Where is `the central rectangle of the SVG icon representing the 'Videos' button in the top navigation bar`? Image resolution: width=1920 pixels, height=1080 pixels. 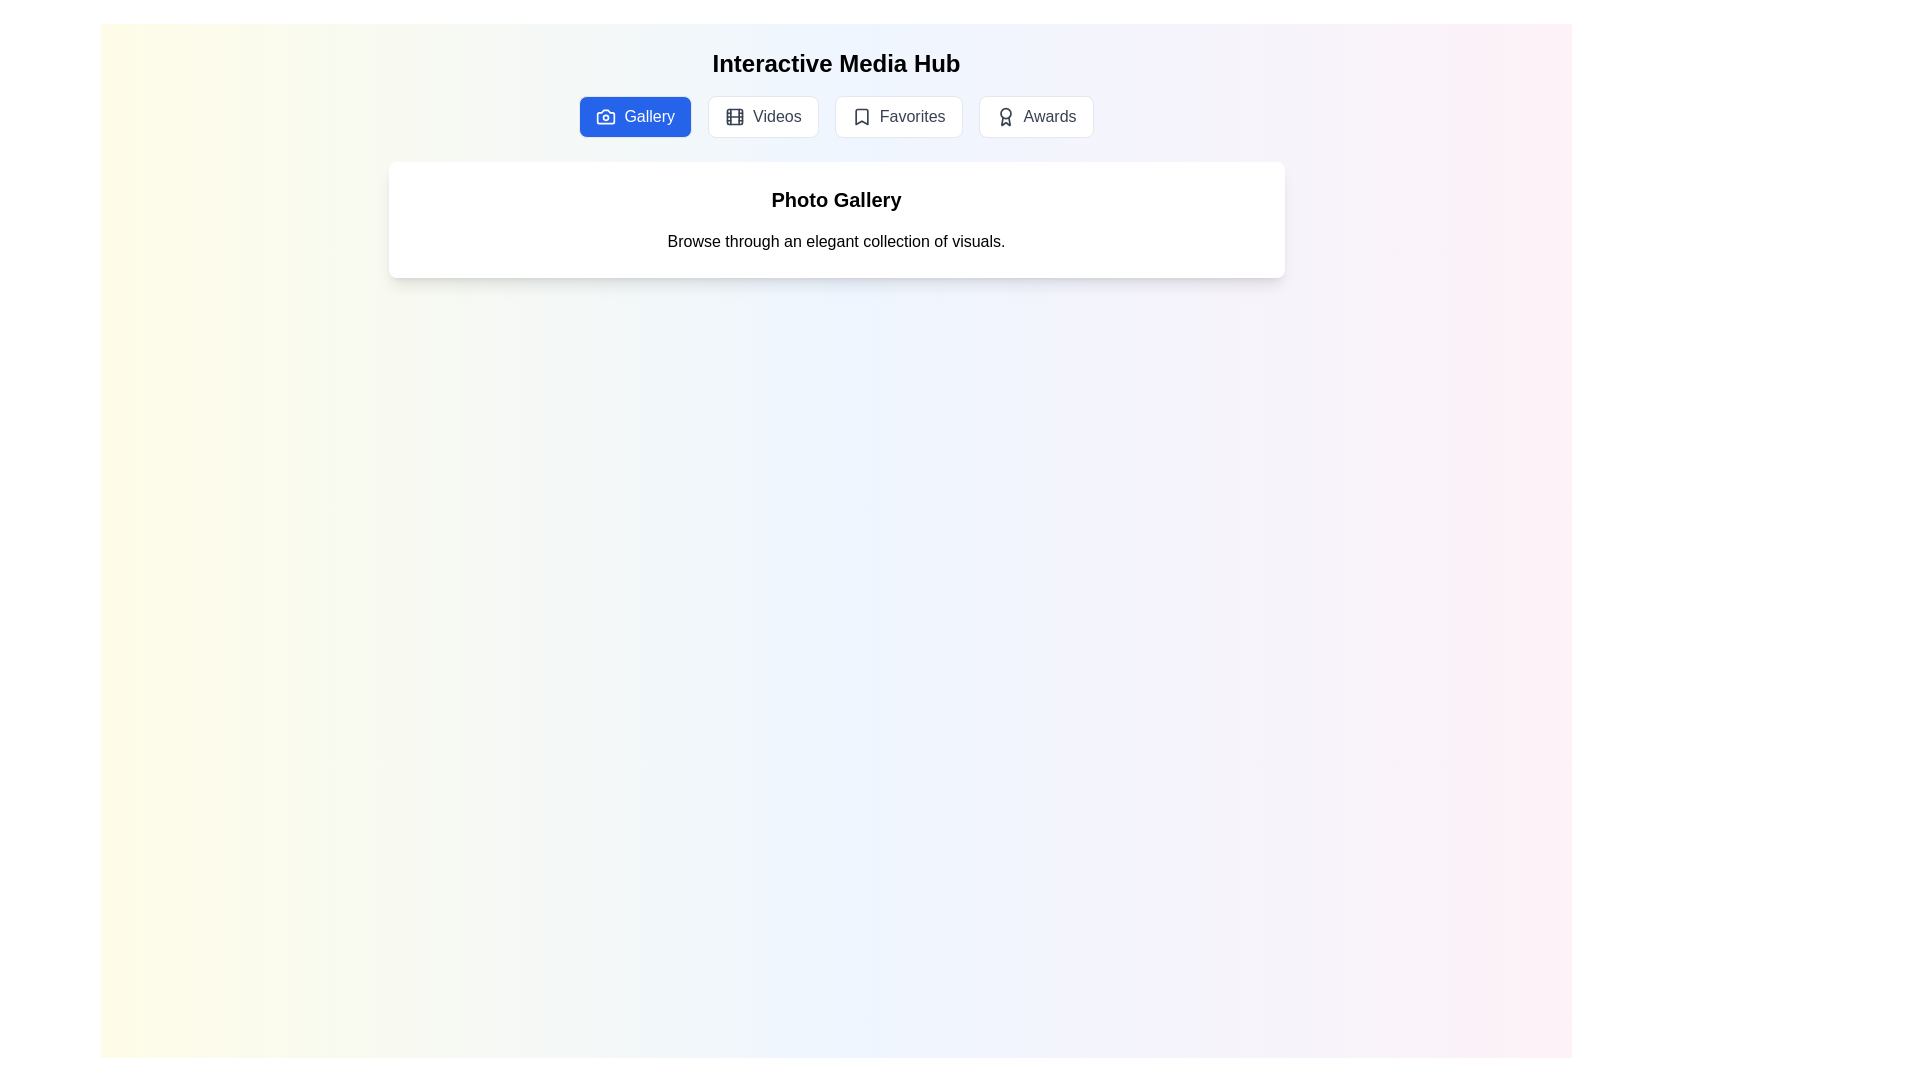
the central rectangle of the SVG icon representing the 'Videos' button in the top navigation bar is located at coordinates (734, 116).